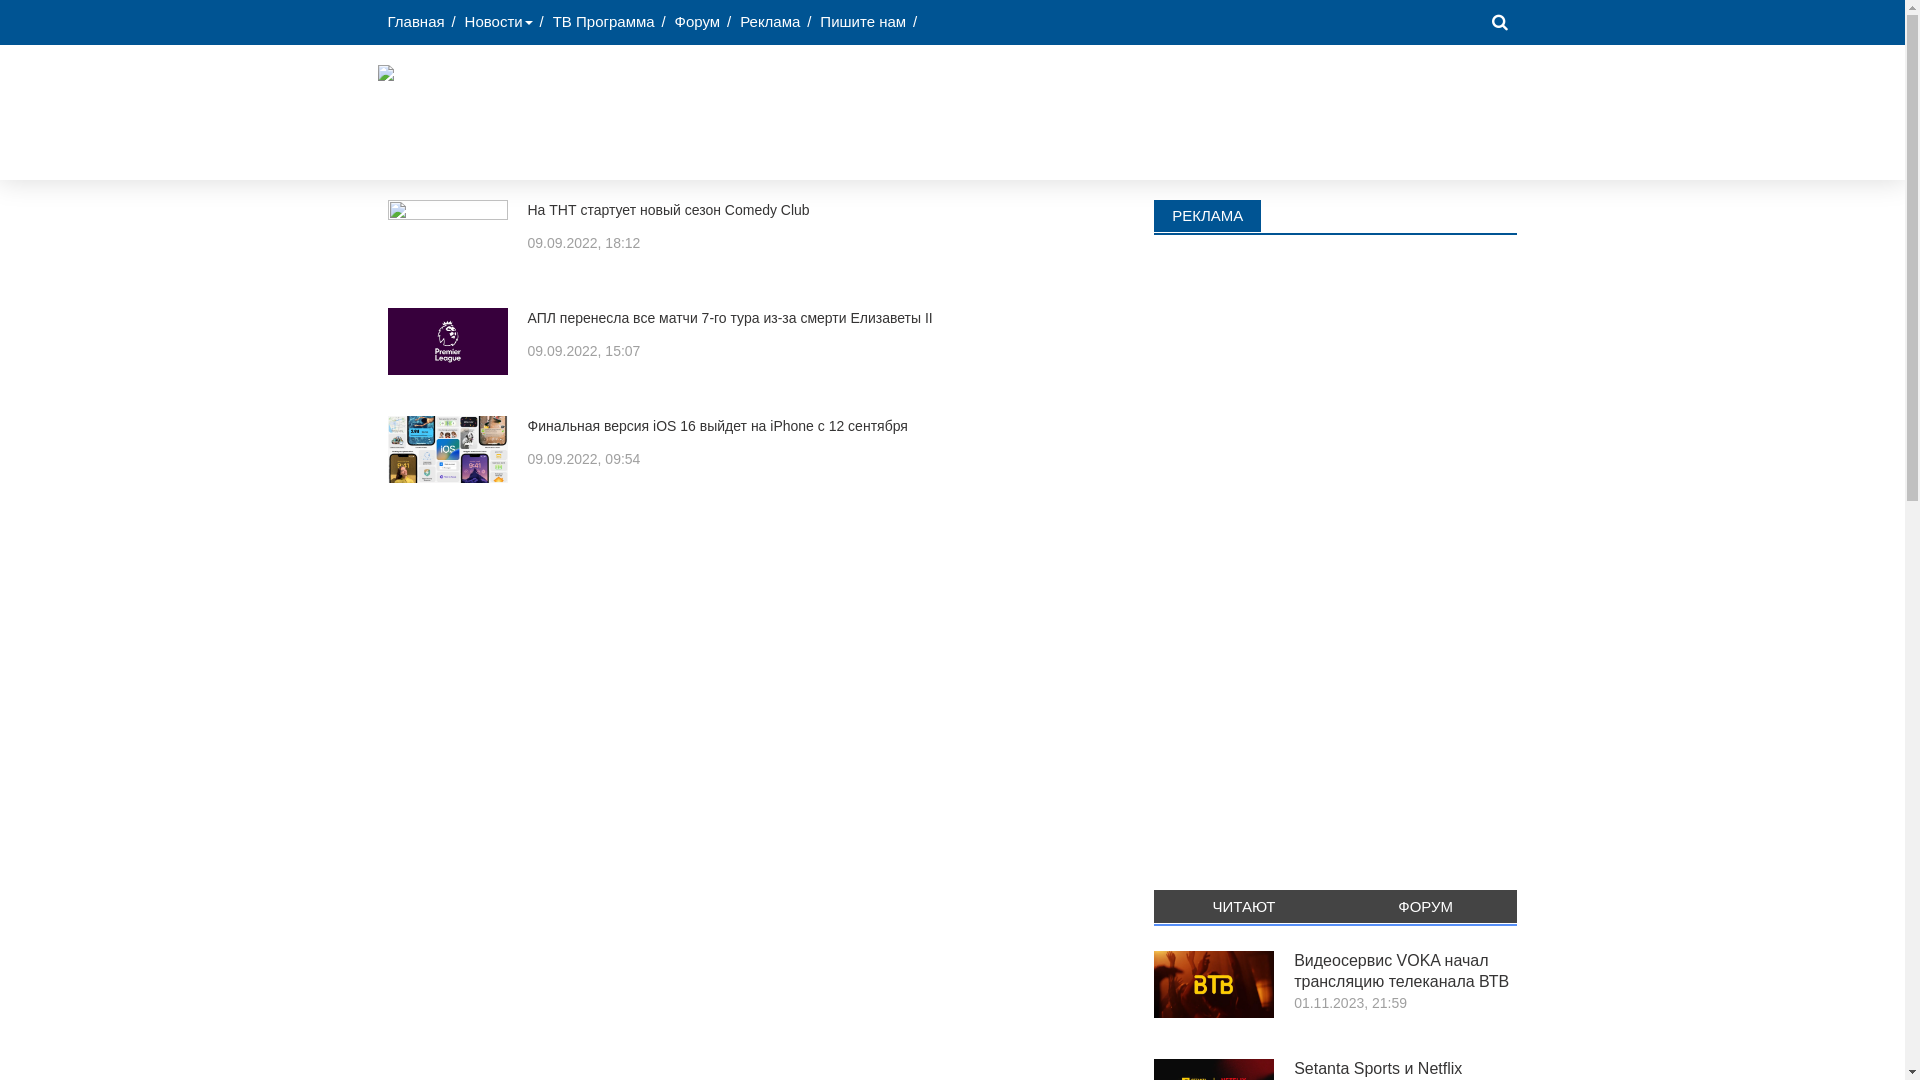  I want to click on 'Advertisement', so click(1335, 555).